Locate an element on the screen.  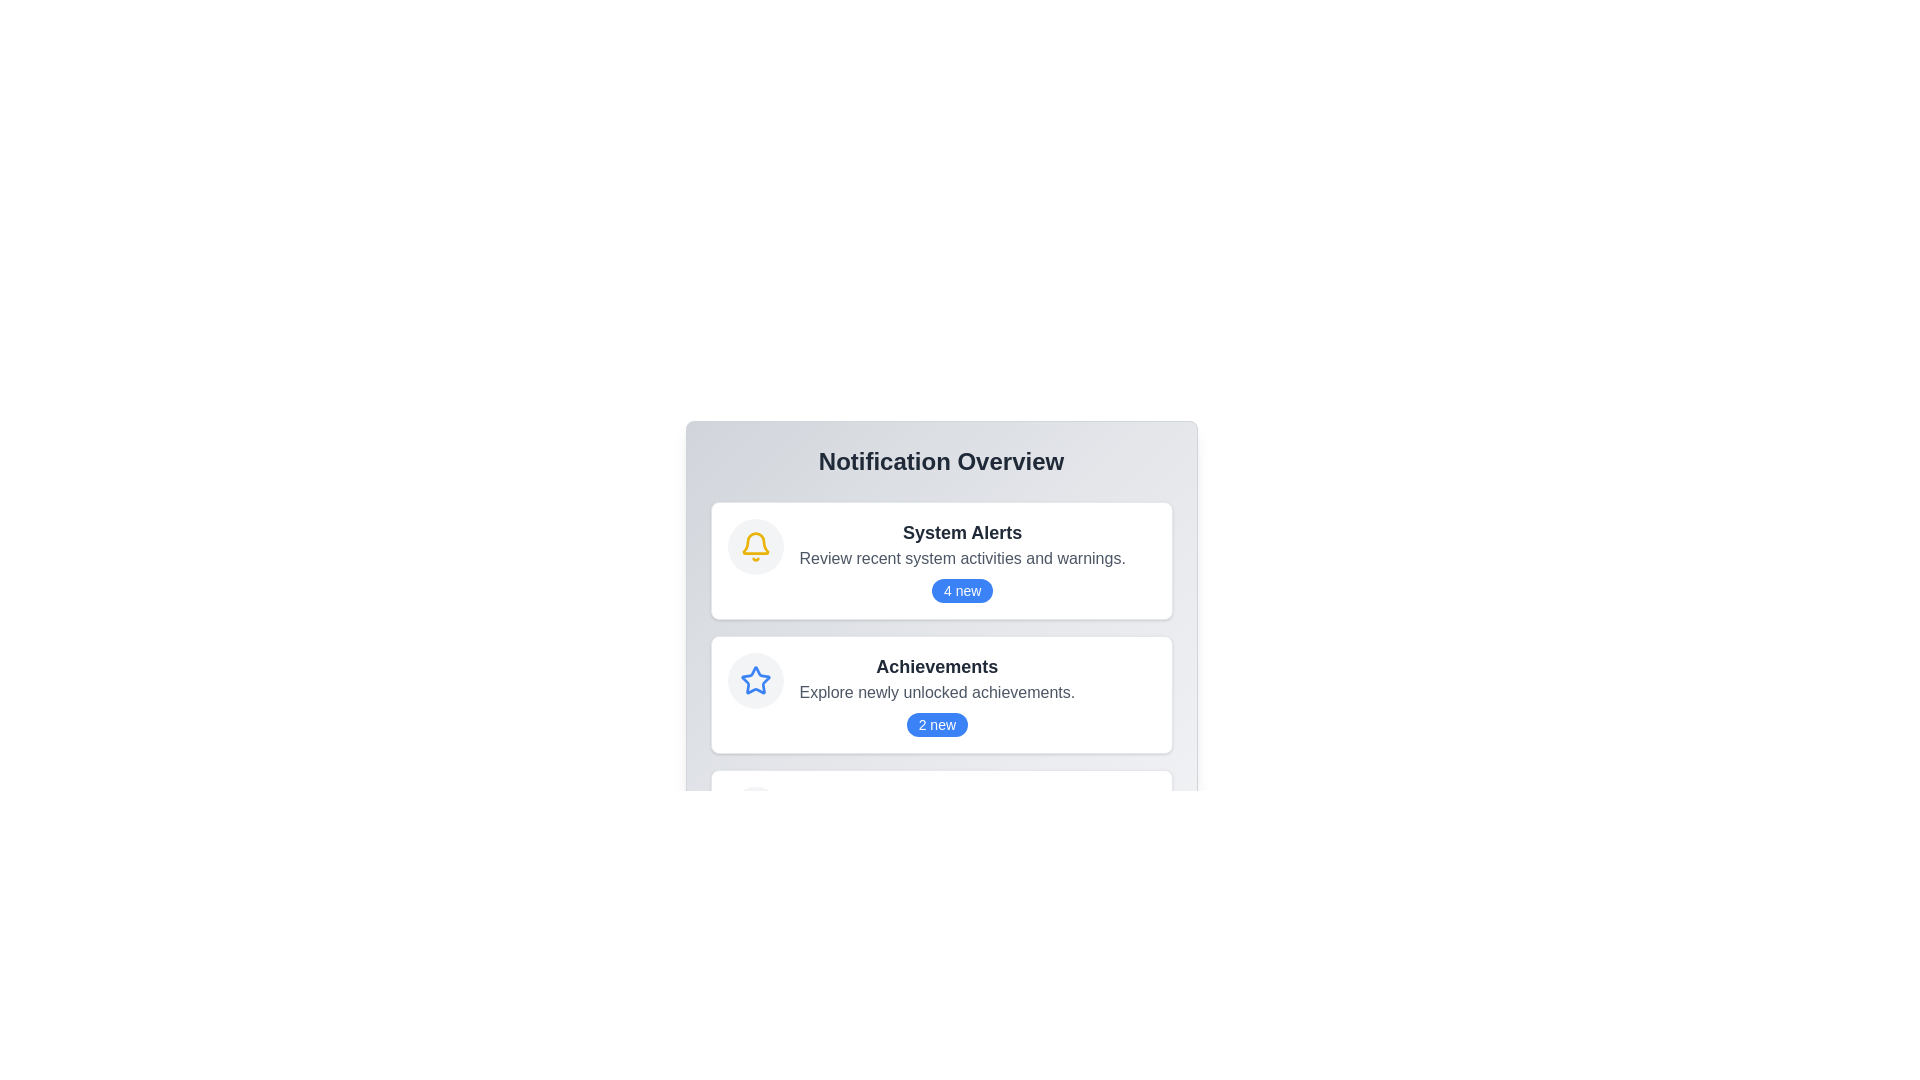
the static text label that serves as a heading for system alert information is located at coordinates (962, 531).